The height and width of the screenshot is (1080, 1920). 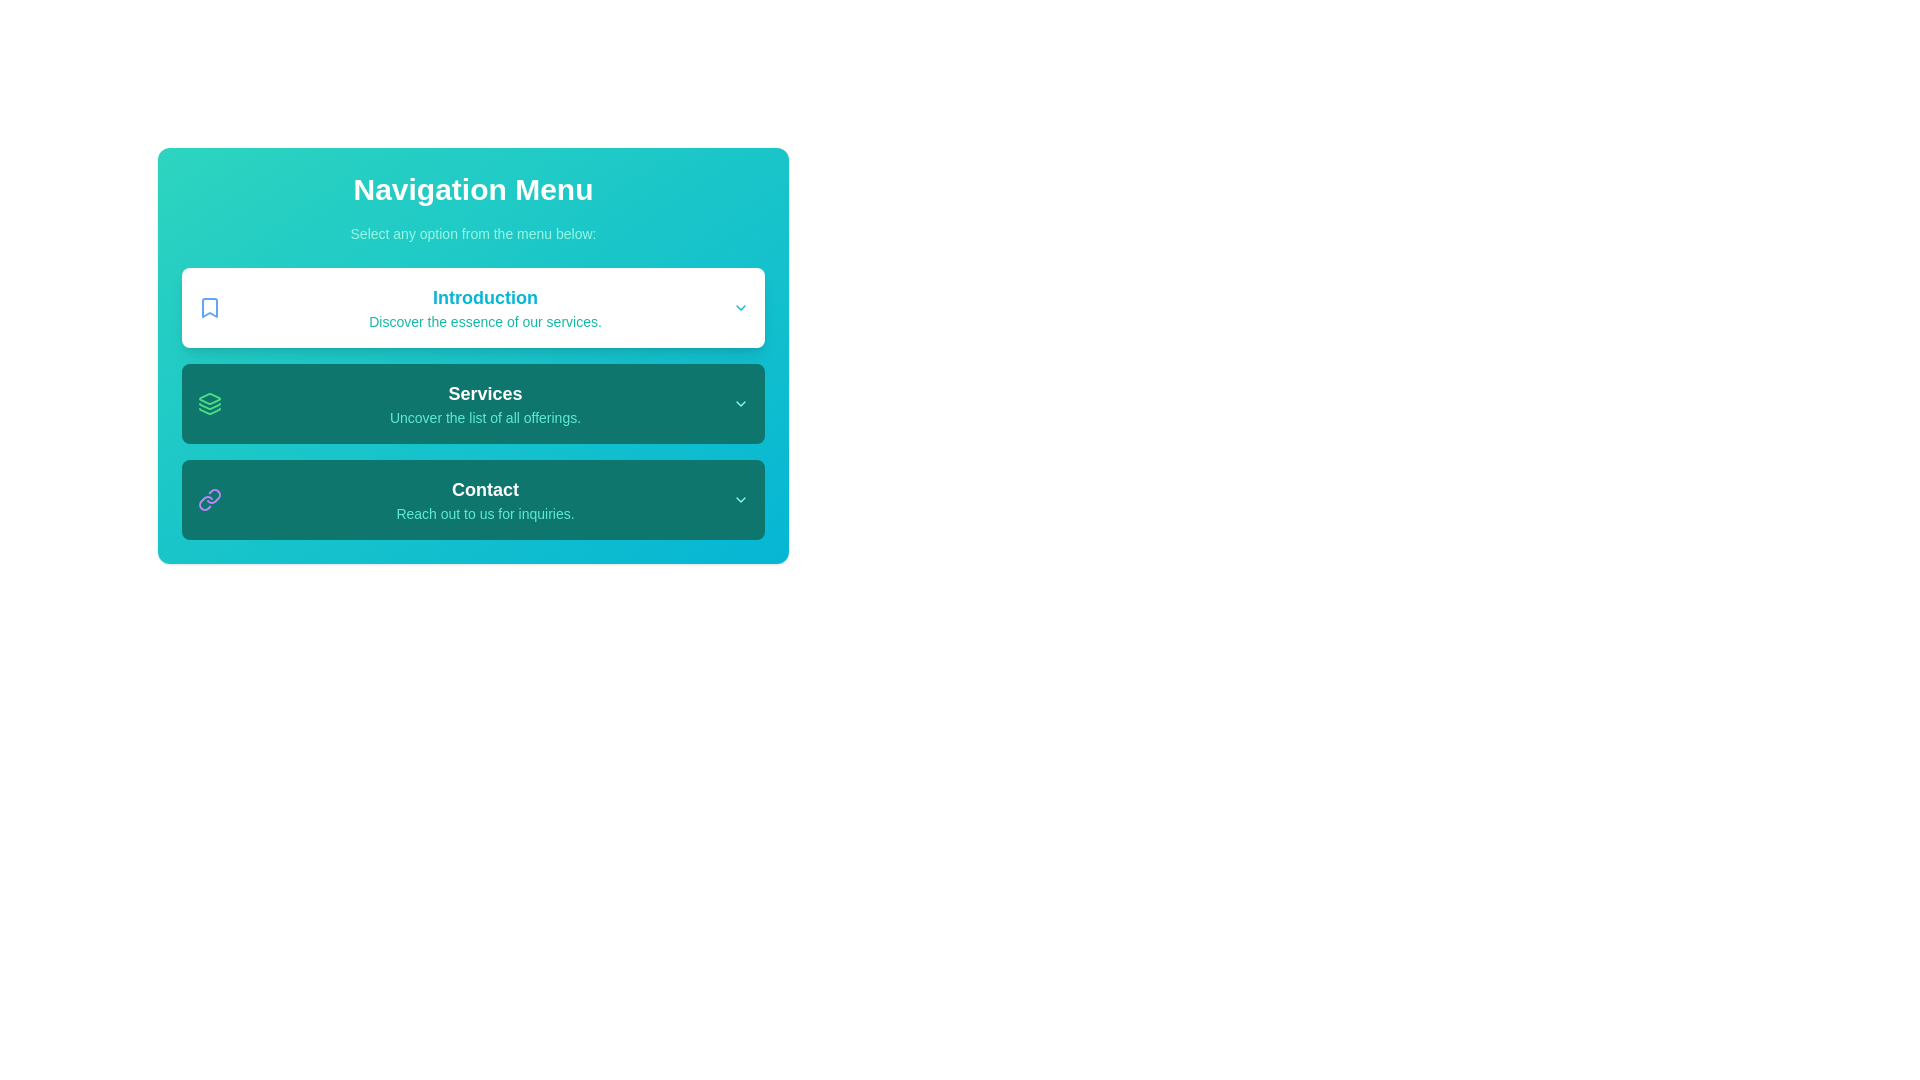 I want to click on descriptive subtitle of the 'Contact' section title in the navigation menu, which is displayed within a teal box accompanied by an icon on the left and a downward-chevron on the right, so click(x=485, y=499).